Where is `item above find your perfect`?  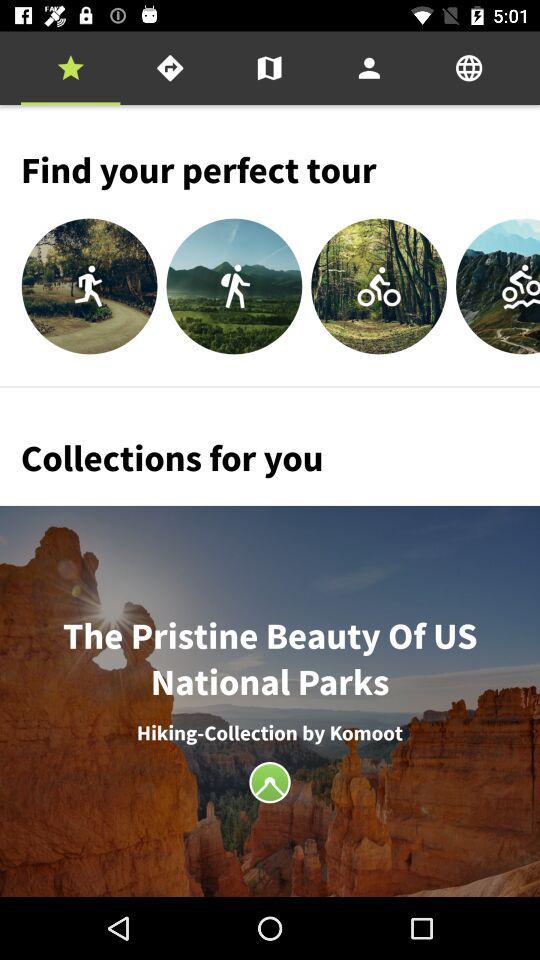
item above find your perfect is located at coordinates (368, 68).